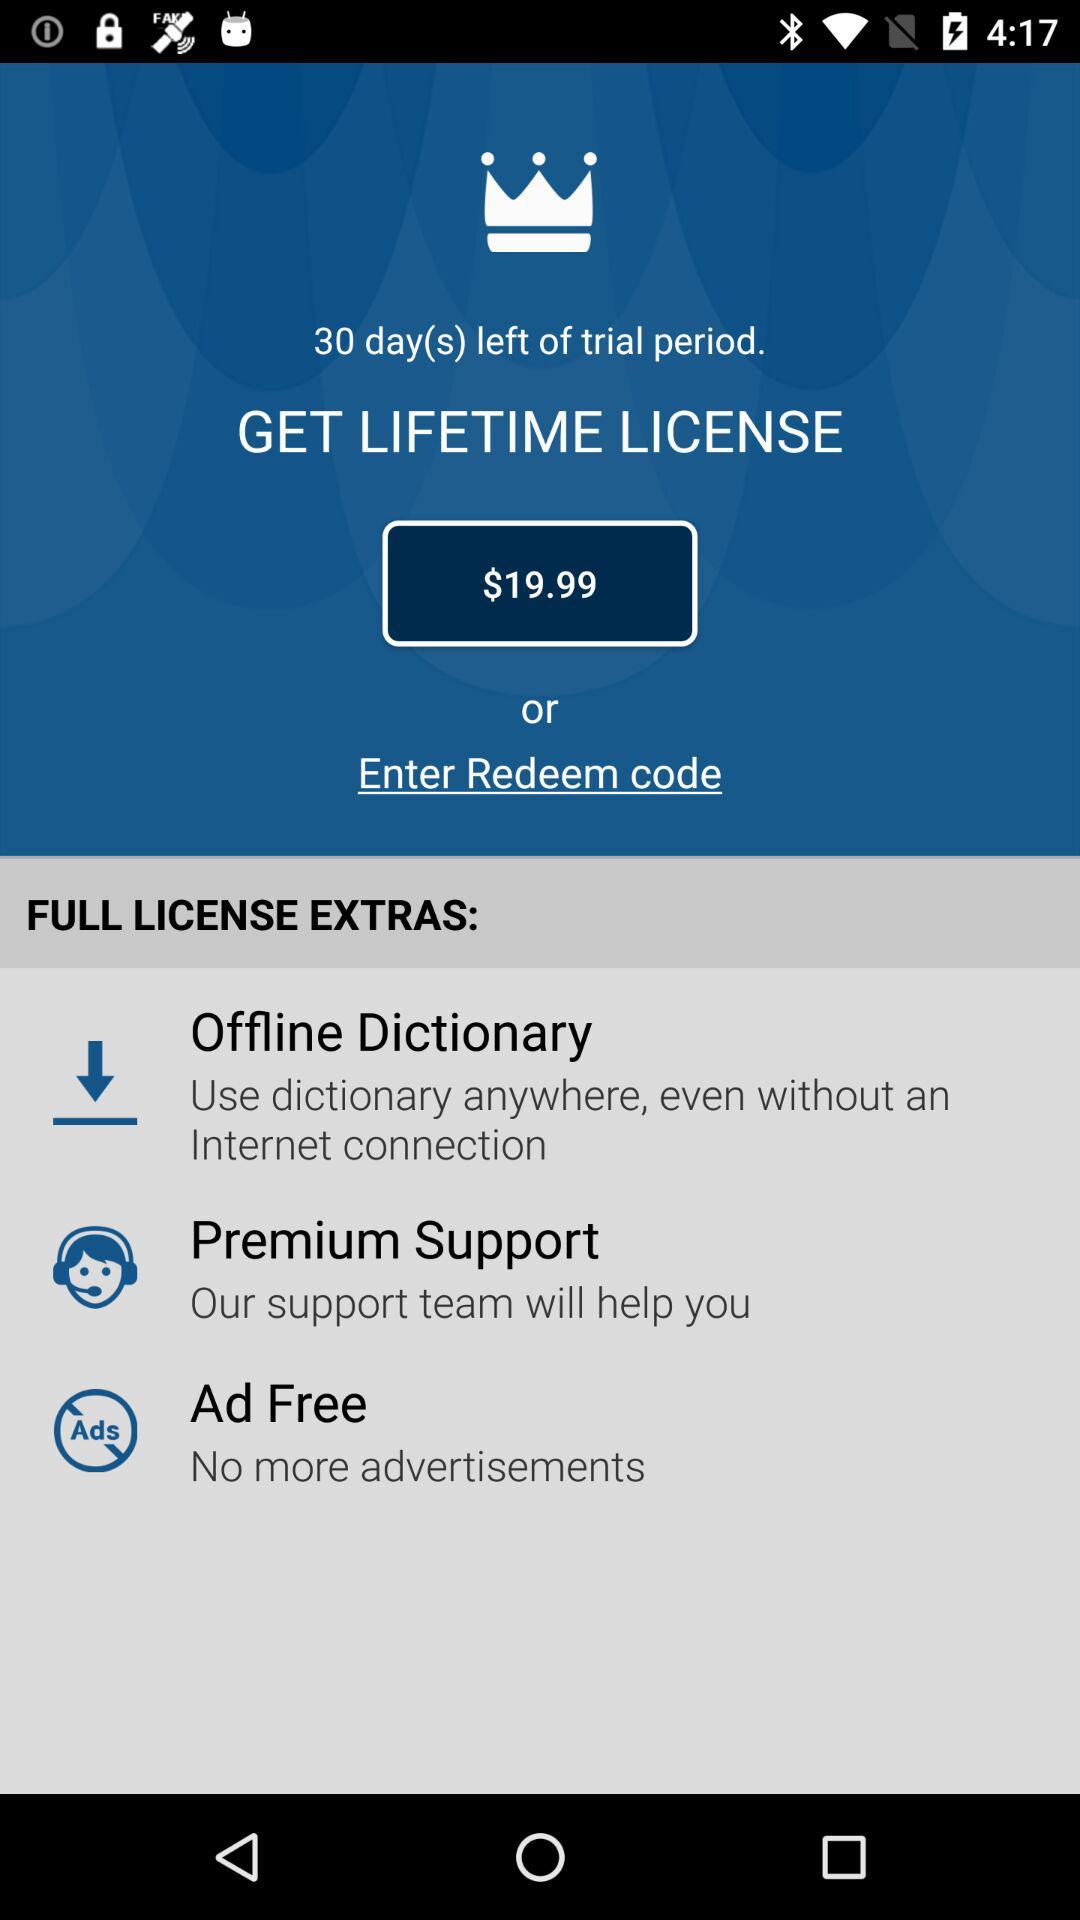 This screenshot has height=1920, width=1080. Describe the element at coordinates (540, 582) in the screenshot. I see `$19.99` at that location.